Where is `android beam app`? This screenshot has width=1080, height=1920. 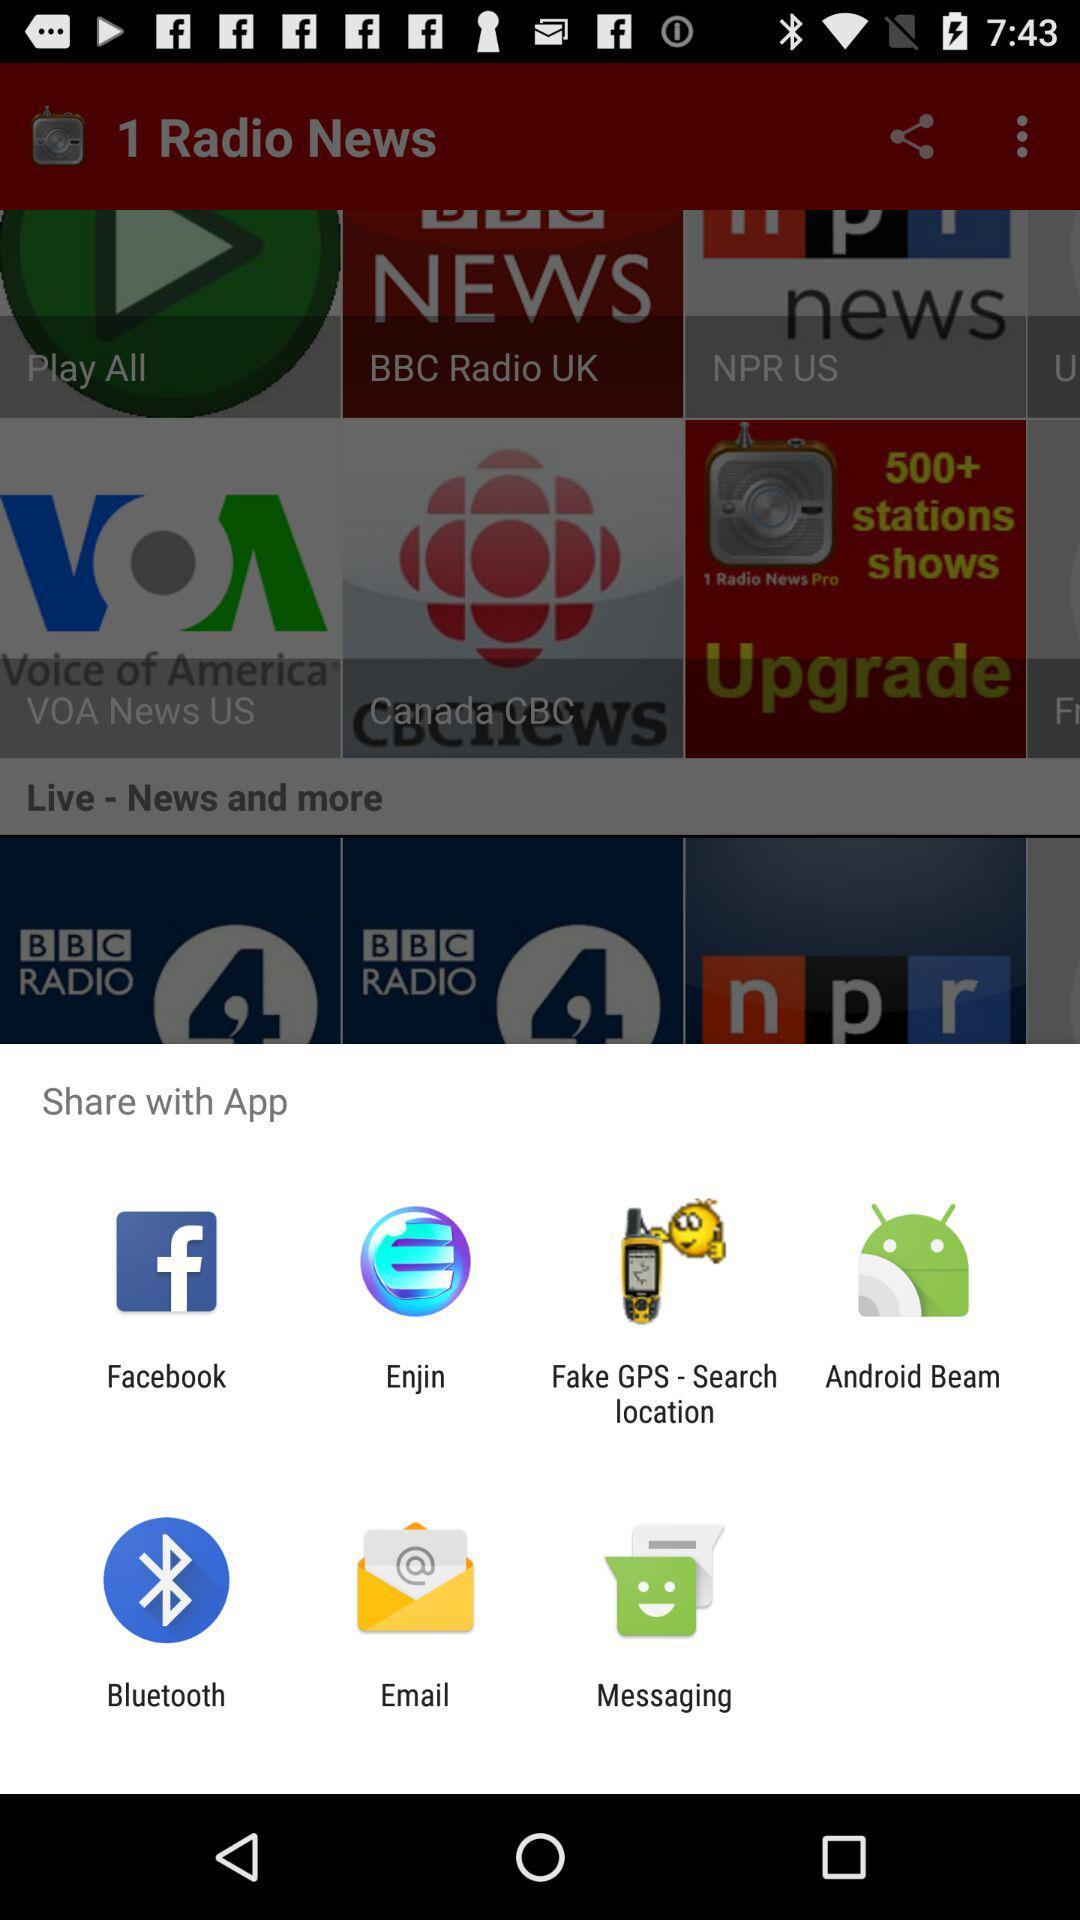
android beam app is located at coordinates (913, 1392).